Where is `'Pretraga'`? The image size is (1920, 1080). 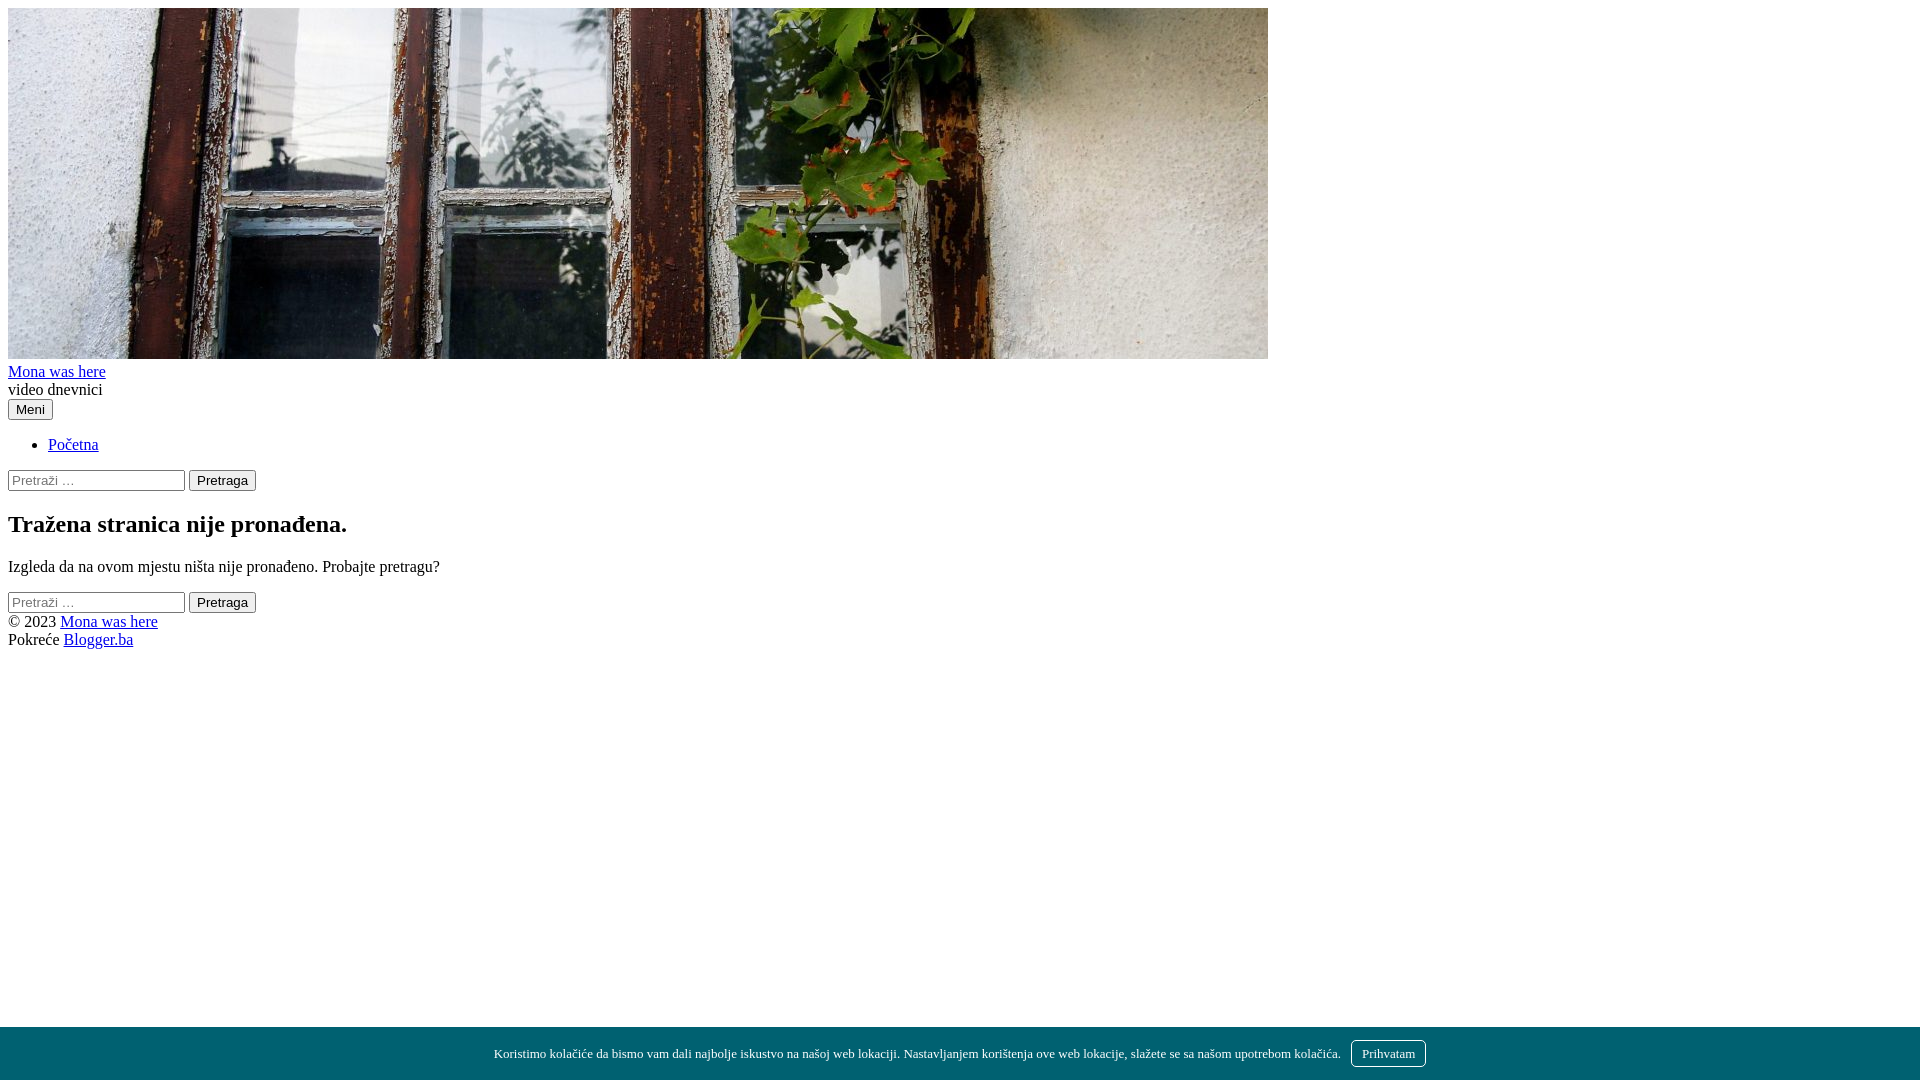 'Pretraga' is located at coordinates (222, 480).